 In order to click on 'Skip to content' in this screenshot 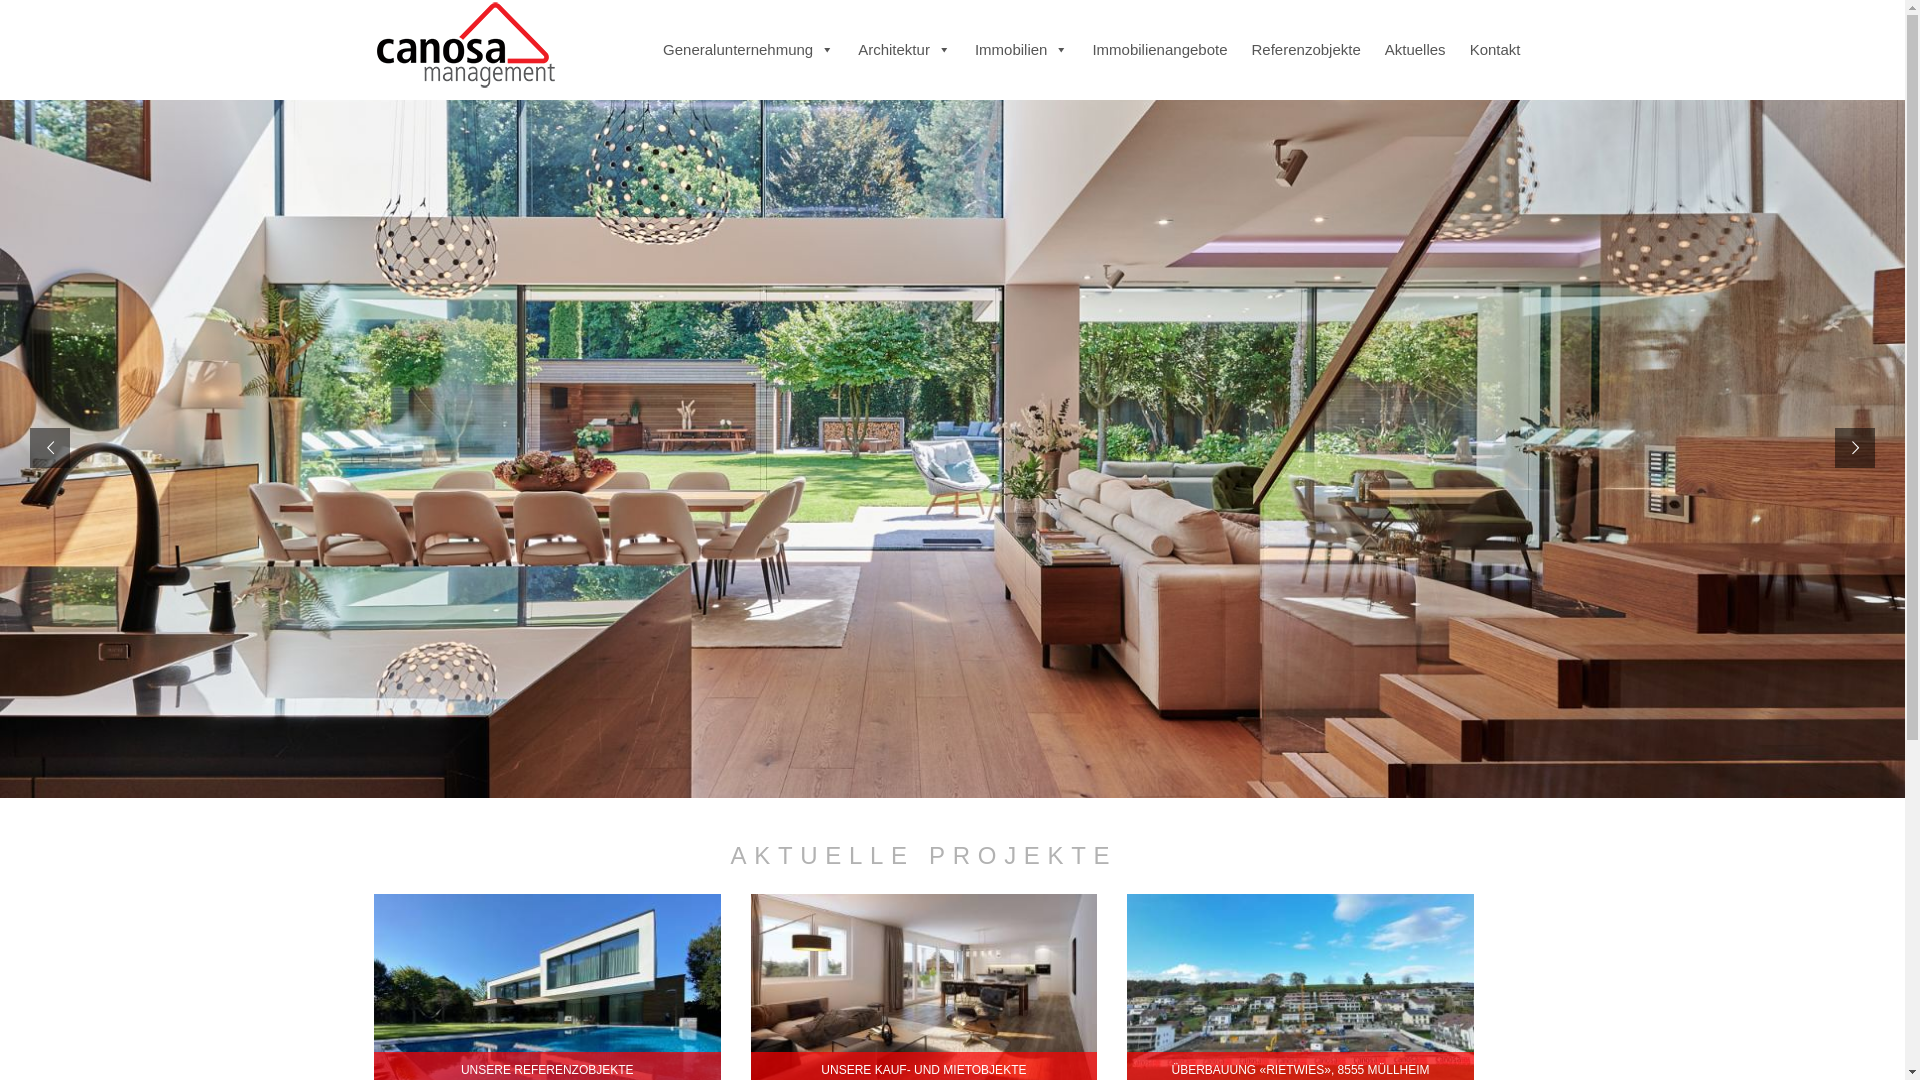, I will do `click(716, 15)`.